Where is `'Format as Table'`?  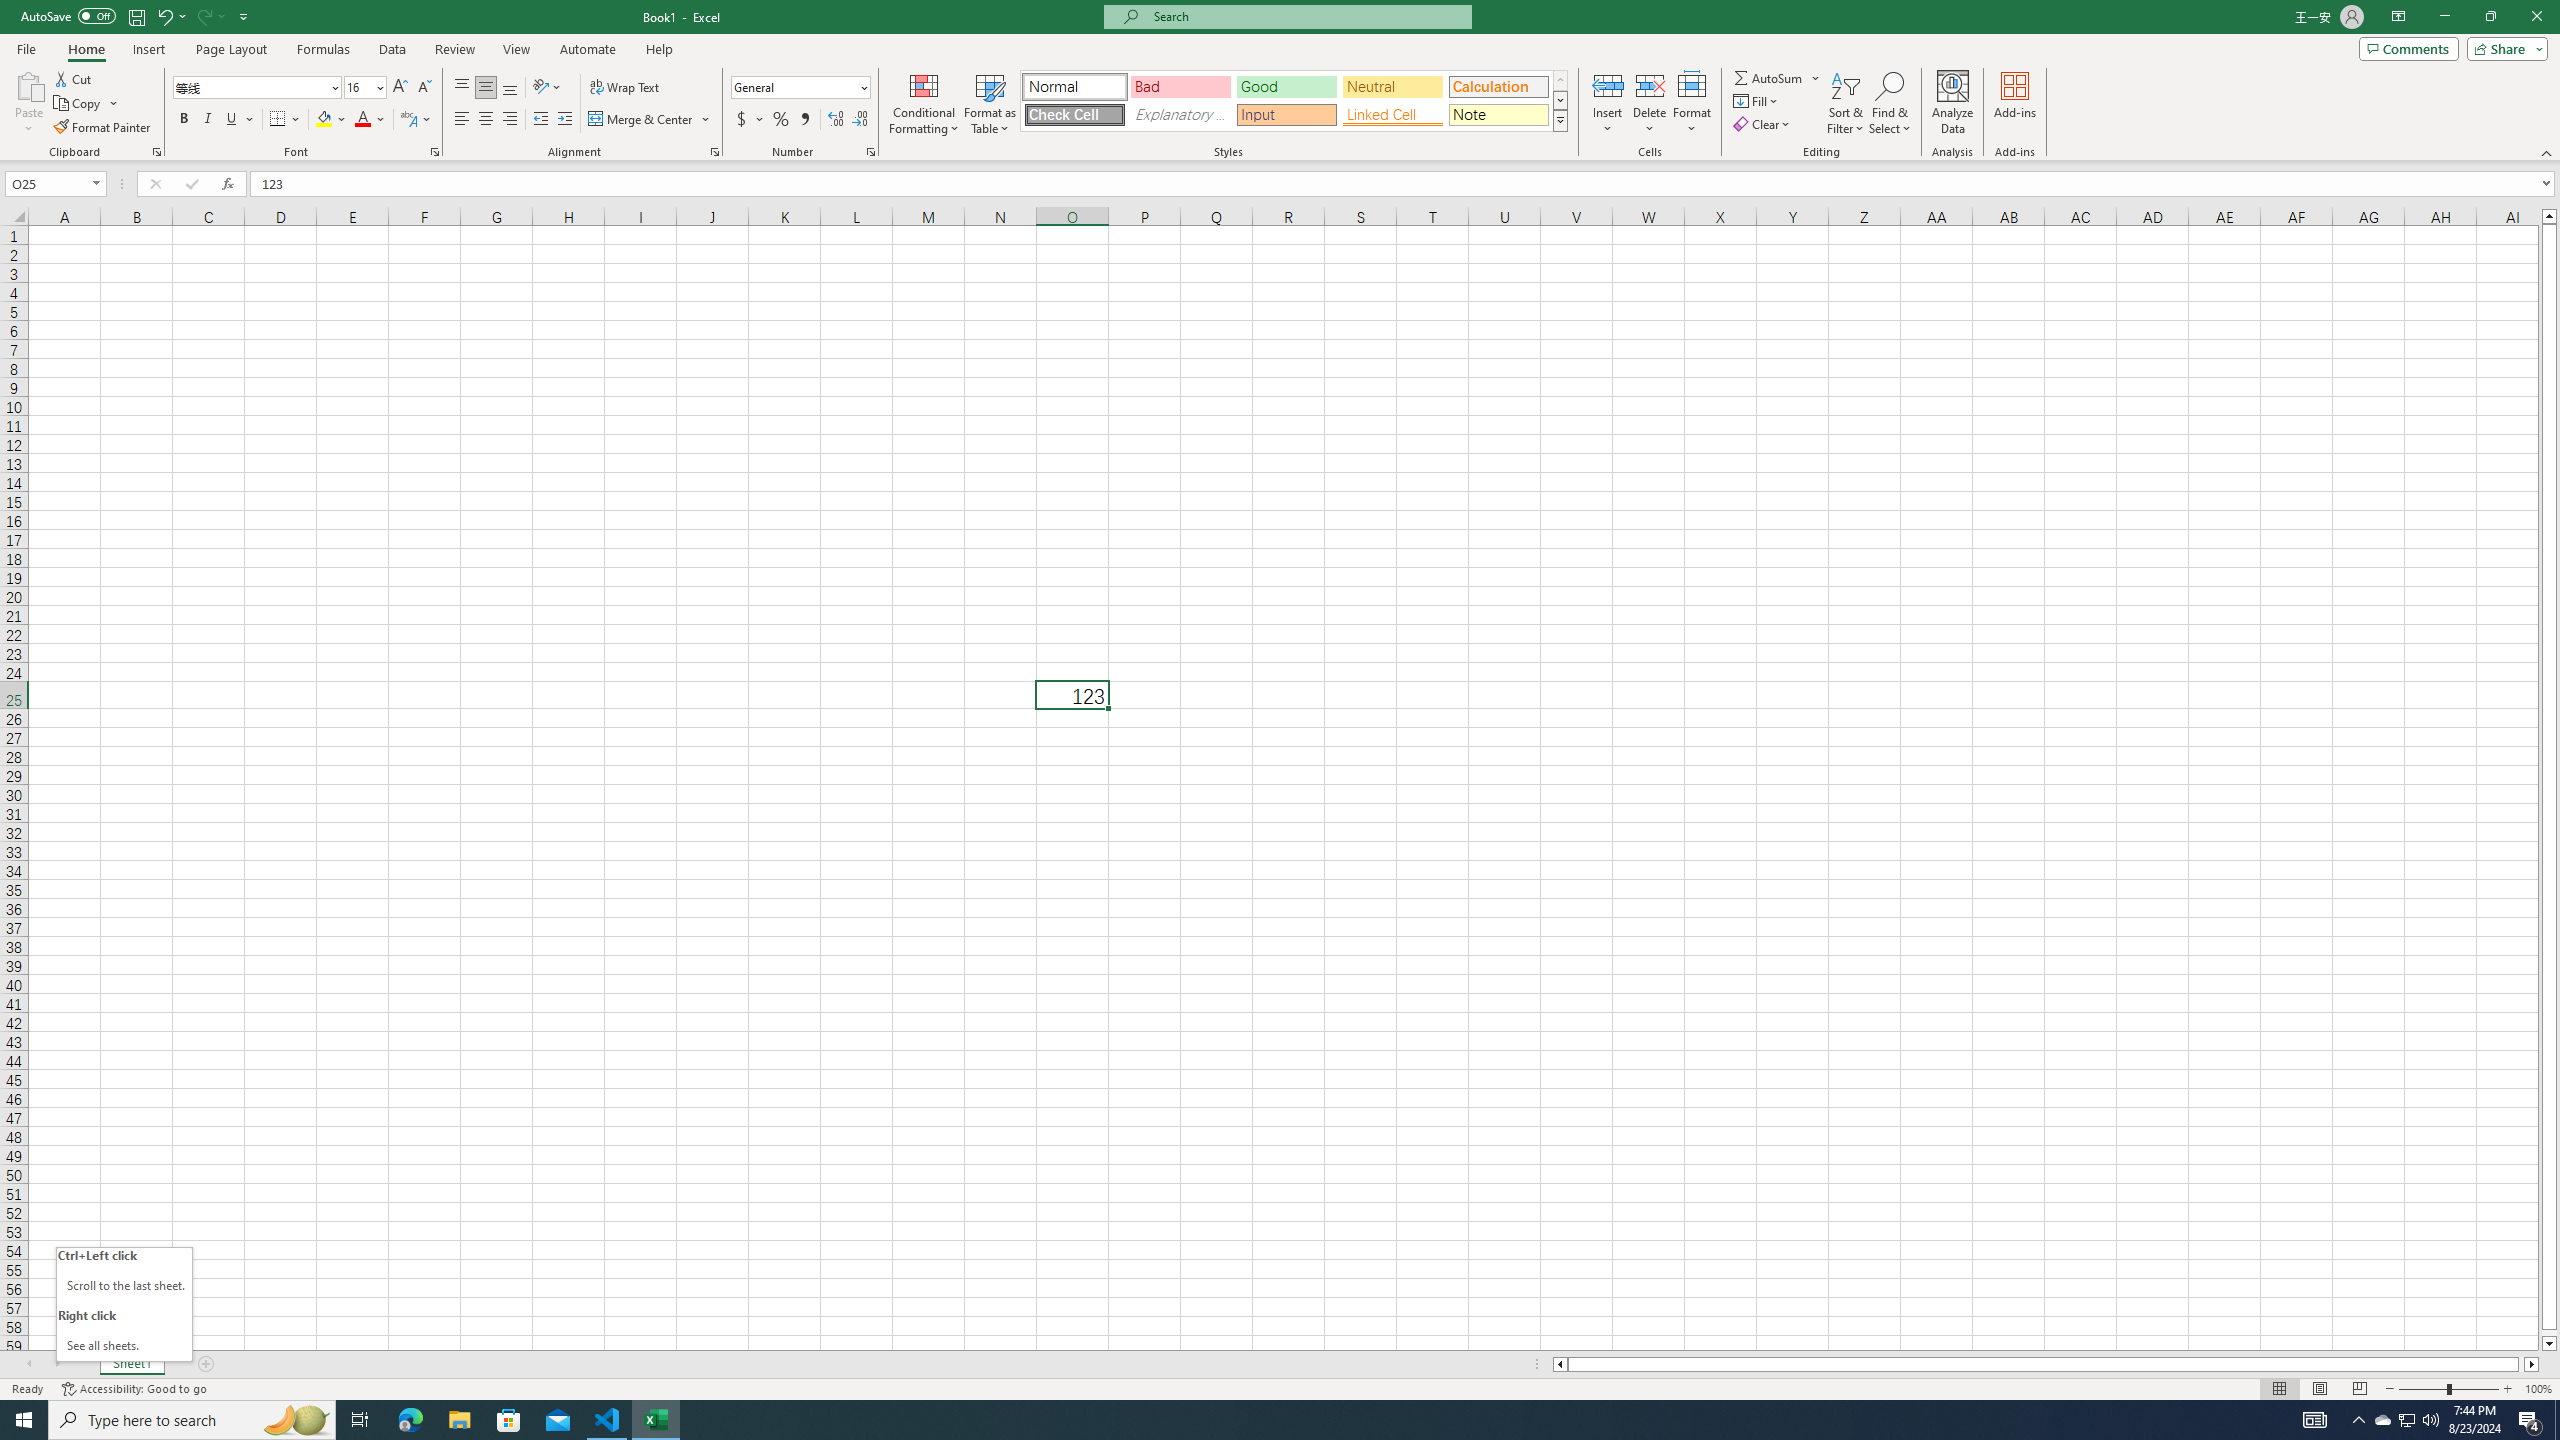 'Format as Table' is located at coordinates (990, 103).